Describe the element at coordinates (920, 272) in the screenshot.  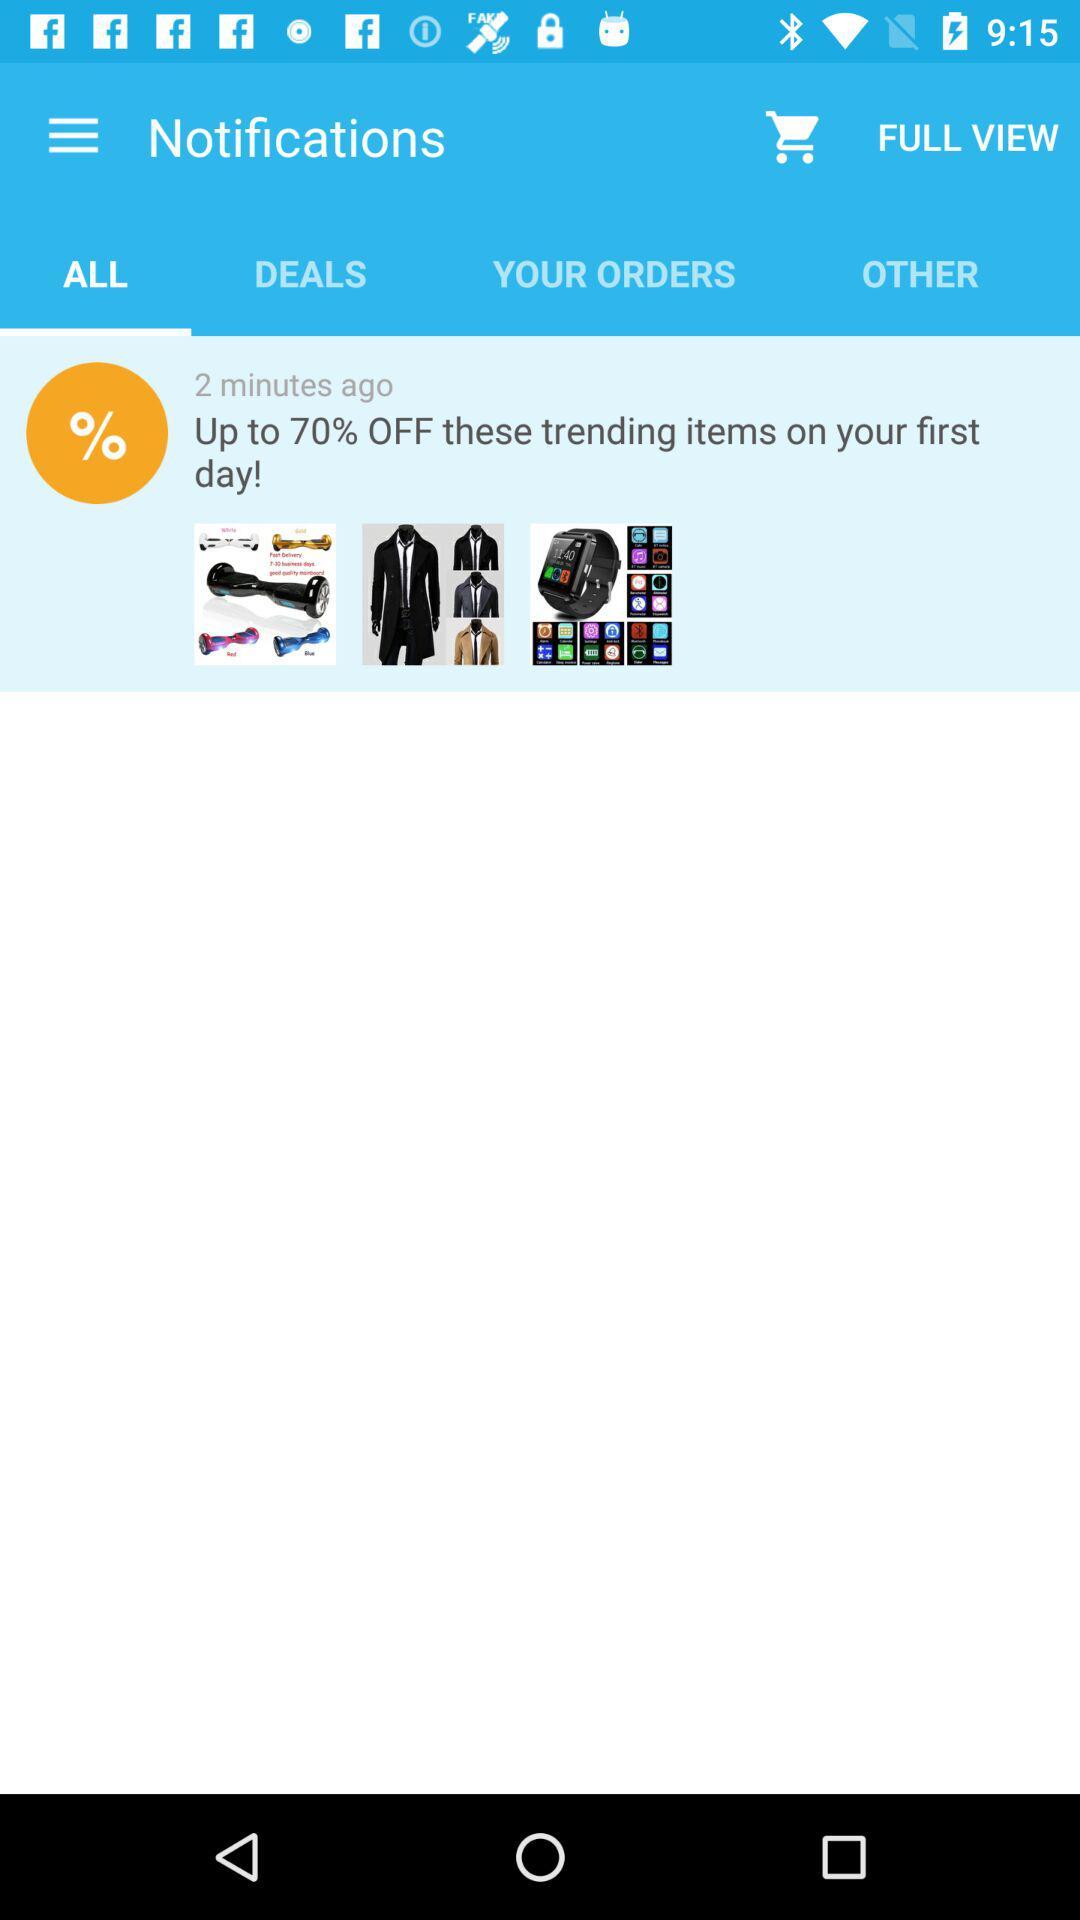
I see `the item next to the your orders item` at that location.